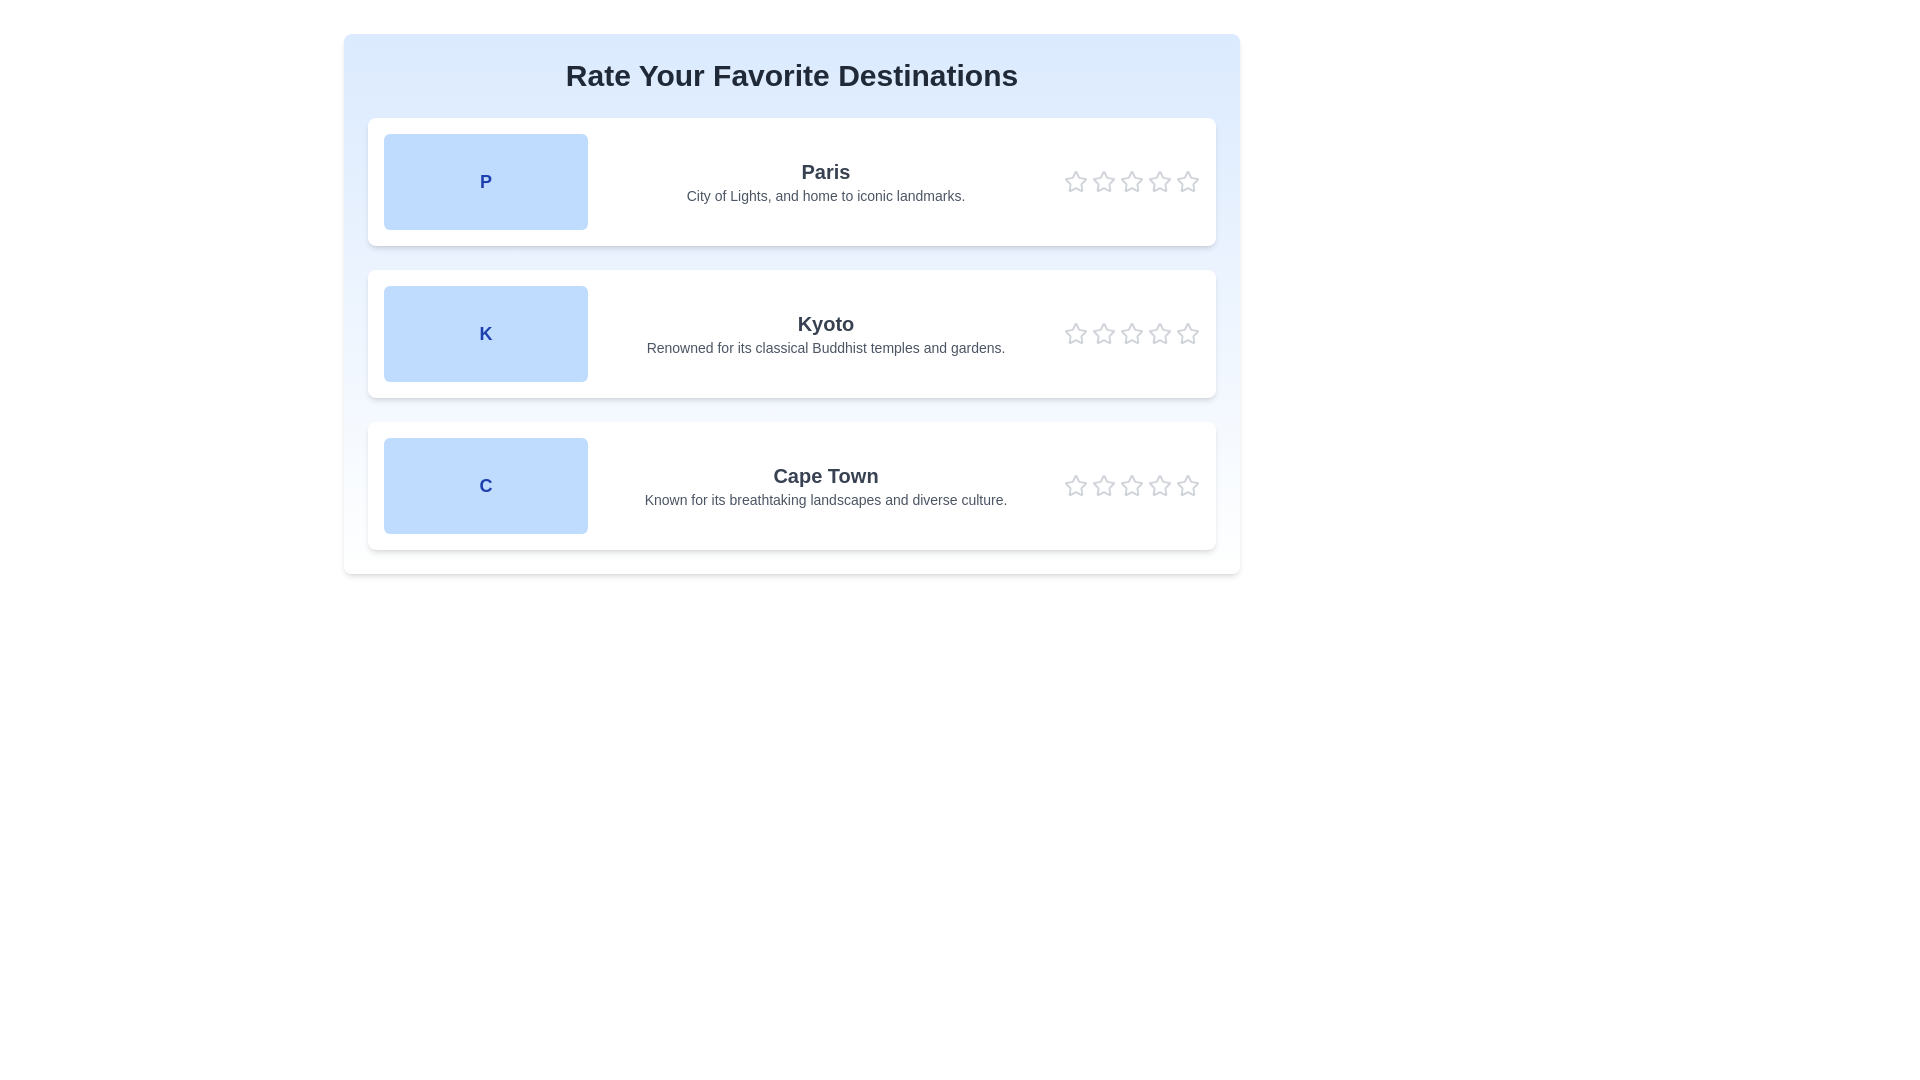  I want to click on the visual block with a light blue background and a bold 'K' in dark blue, so click(485, 333).